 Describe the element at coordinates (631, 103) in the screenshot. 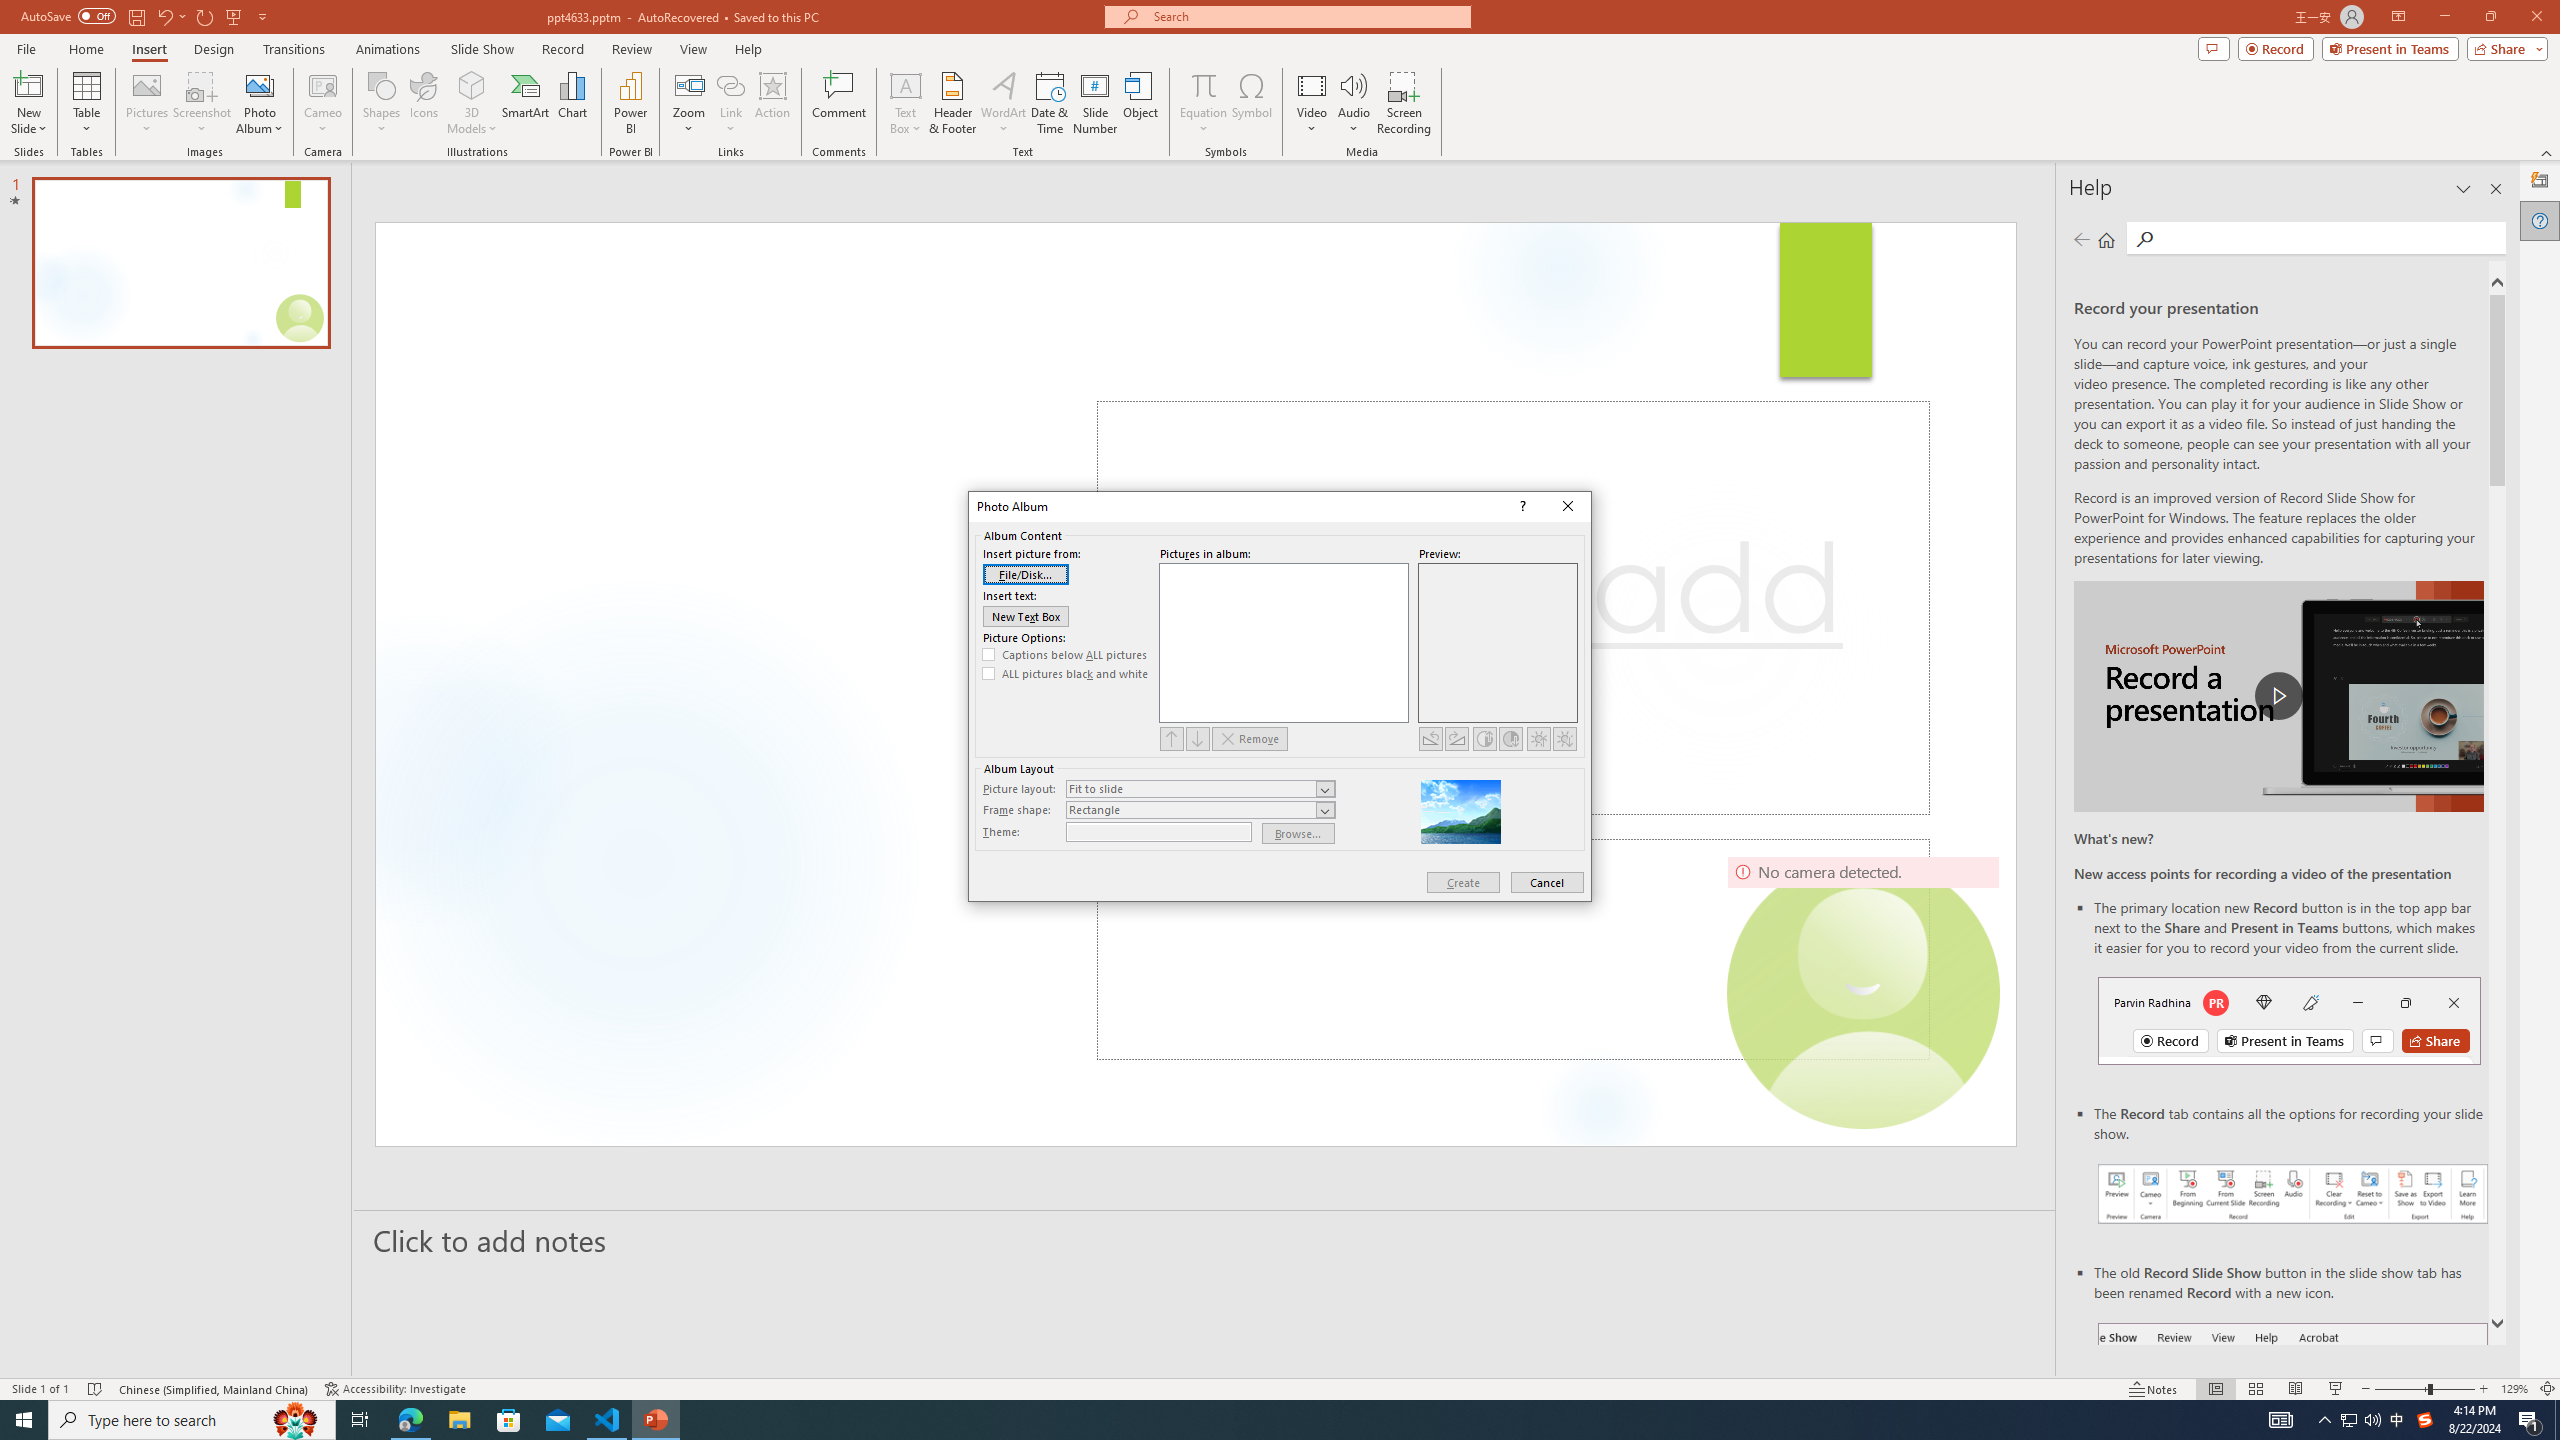

I see `'Power BI'` at that location.